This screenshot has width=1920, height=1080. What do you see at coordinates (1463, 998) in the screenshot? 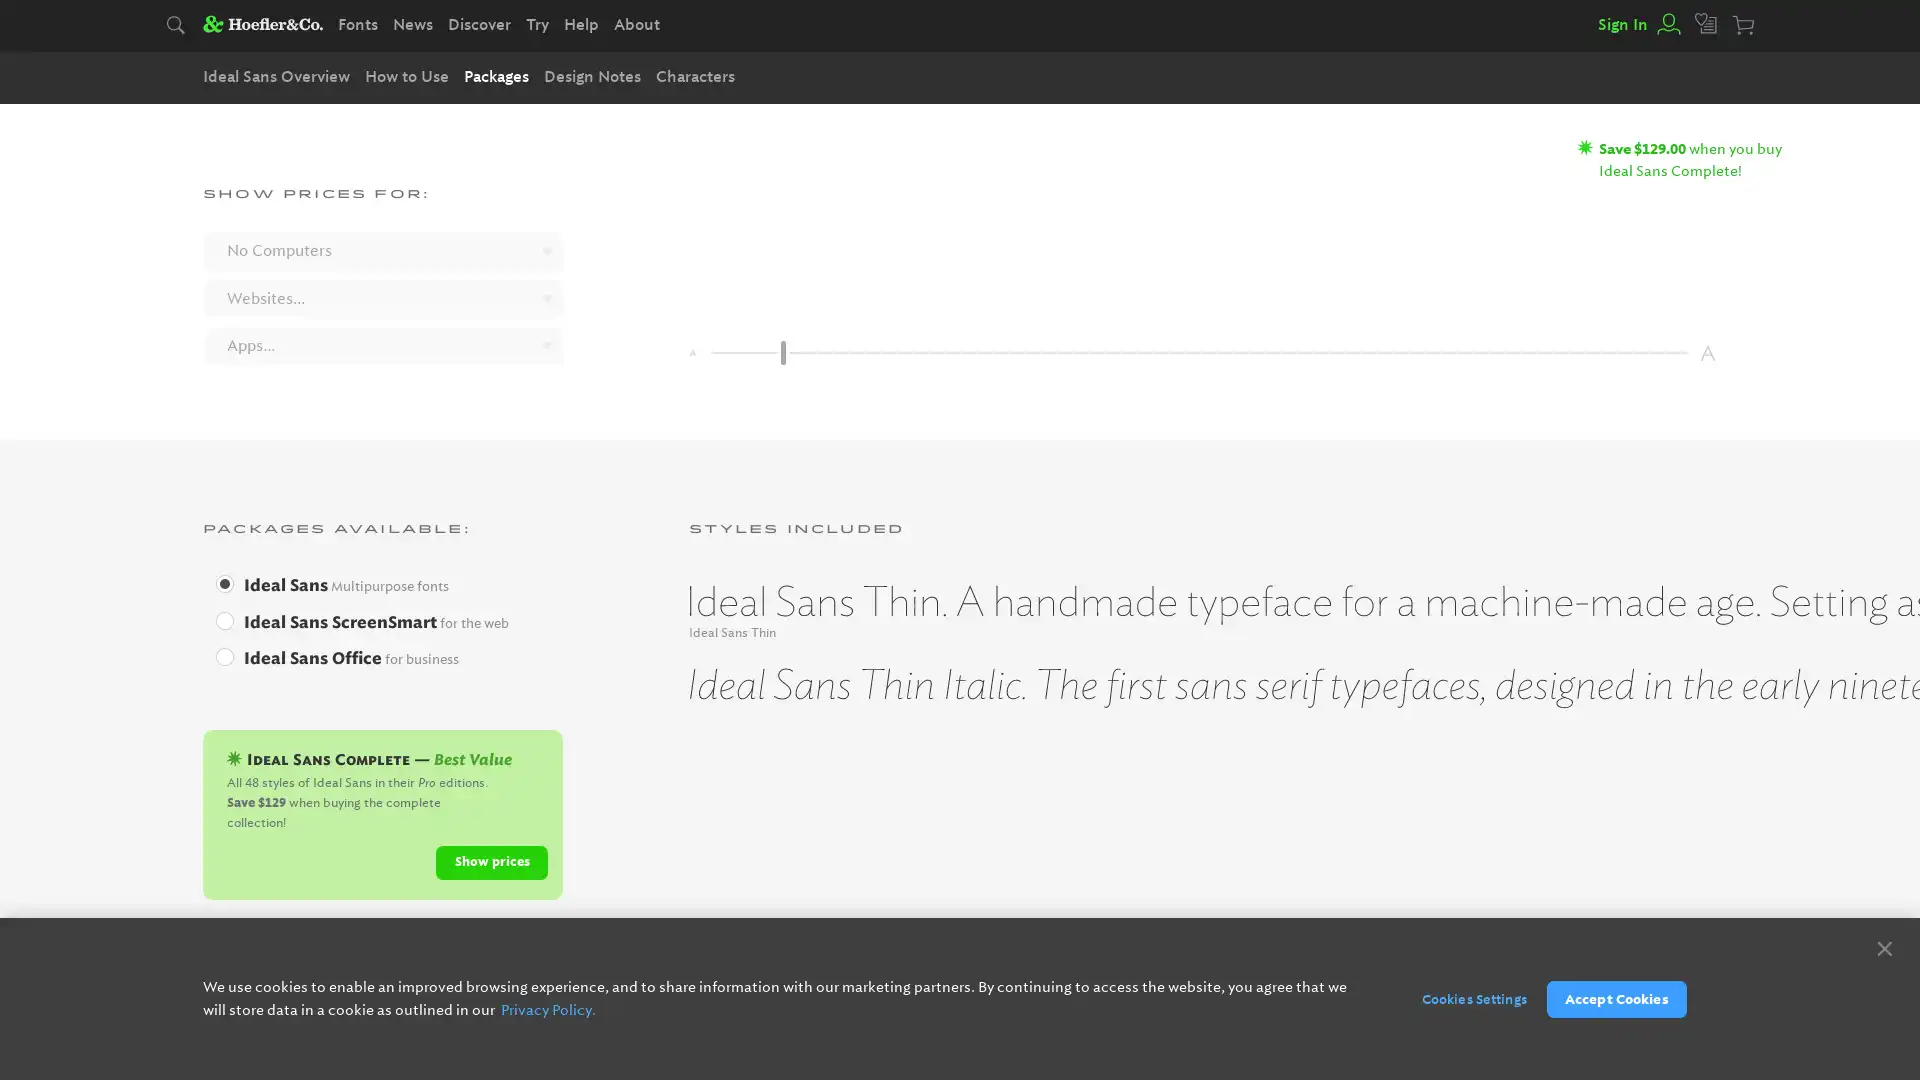
I see `Cookies Settings` at bounding box center [1463, 998].